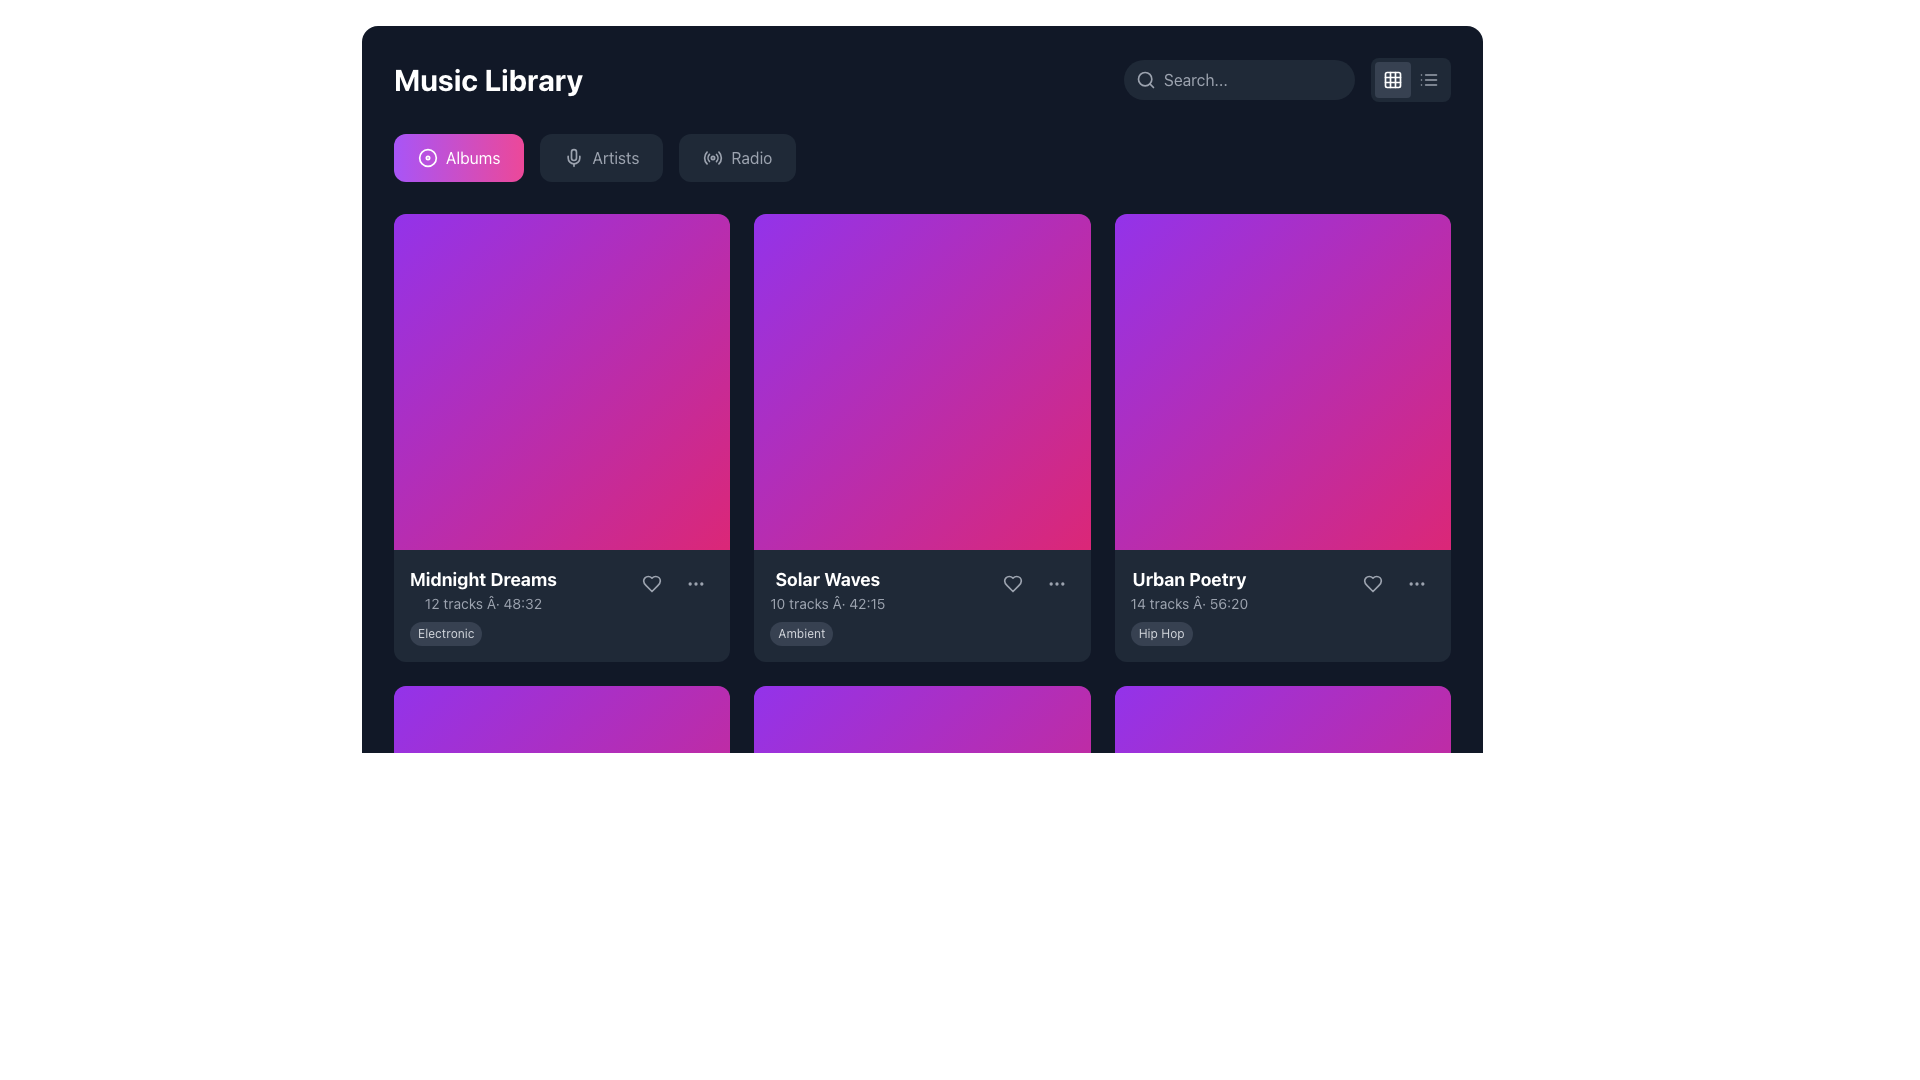  What do you see at coordinates (1012, 584) in the screenshot?
I see `the heart button located in the second album card next to the 'Solar Waves' album title to change its color` at bounding box center [1012, 584].